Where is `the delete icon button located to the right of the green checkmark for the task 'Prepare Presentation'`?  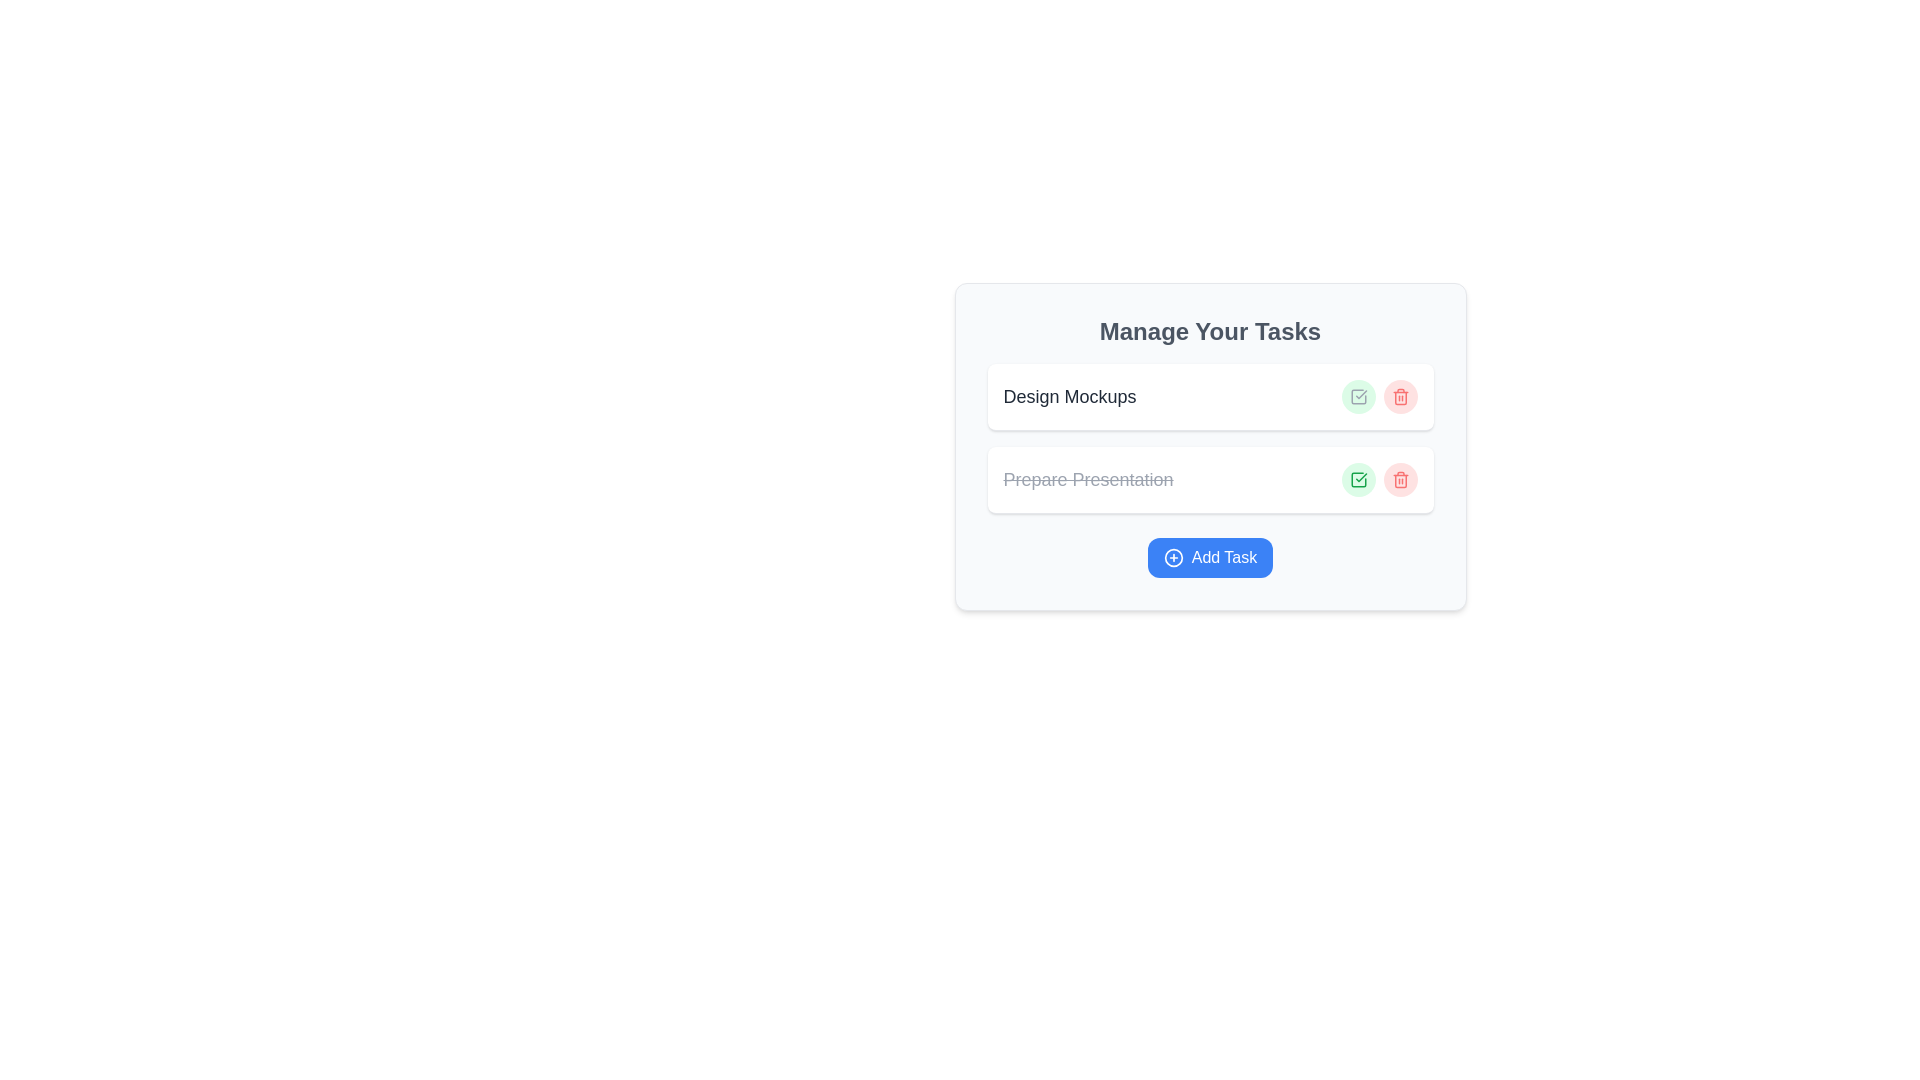
the delete icon button located to the right of the green checkmark for the task 'Prepare Presentation' is located at coordinates (1399, 479).